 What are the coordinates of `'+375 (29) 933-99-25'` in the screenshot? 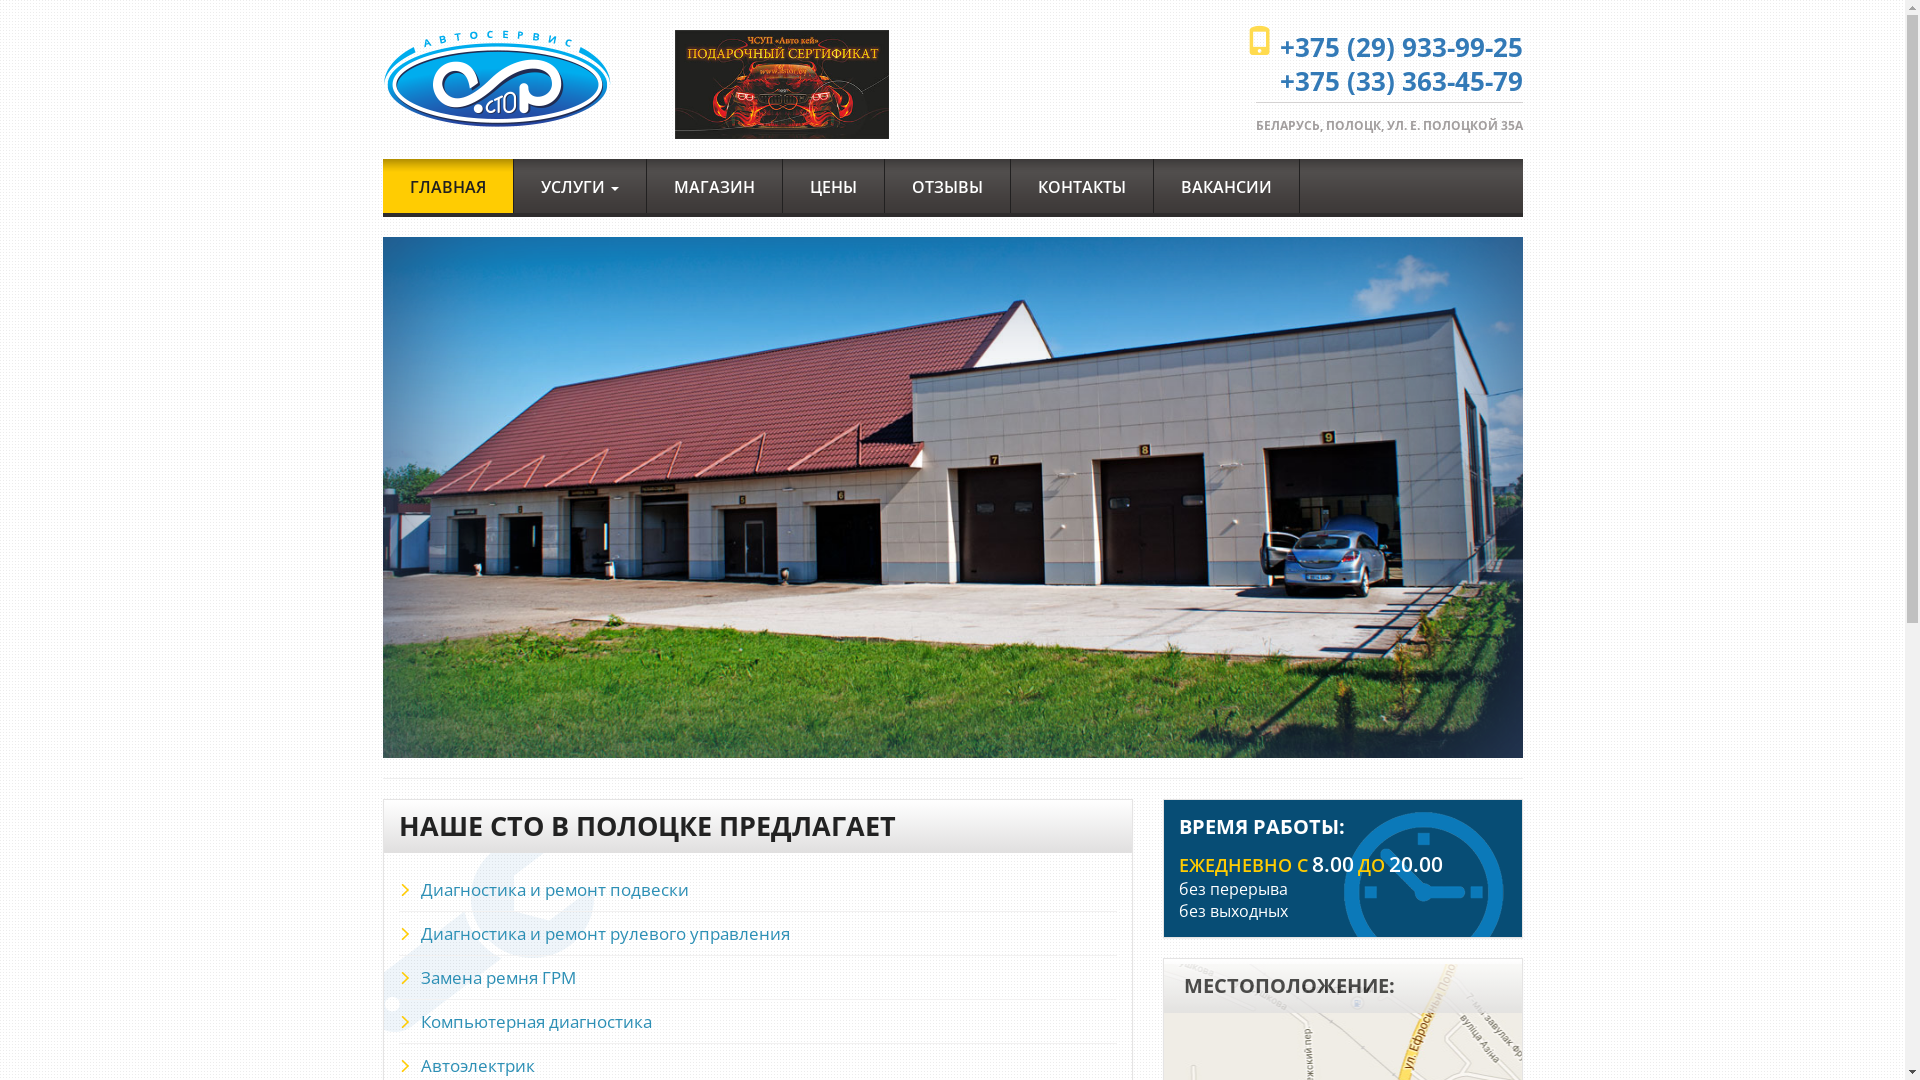 It's located at (1400, 45).